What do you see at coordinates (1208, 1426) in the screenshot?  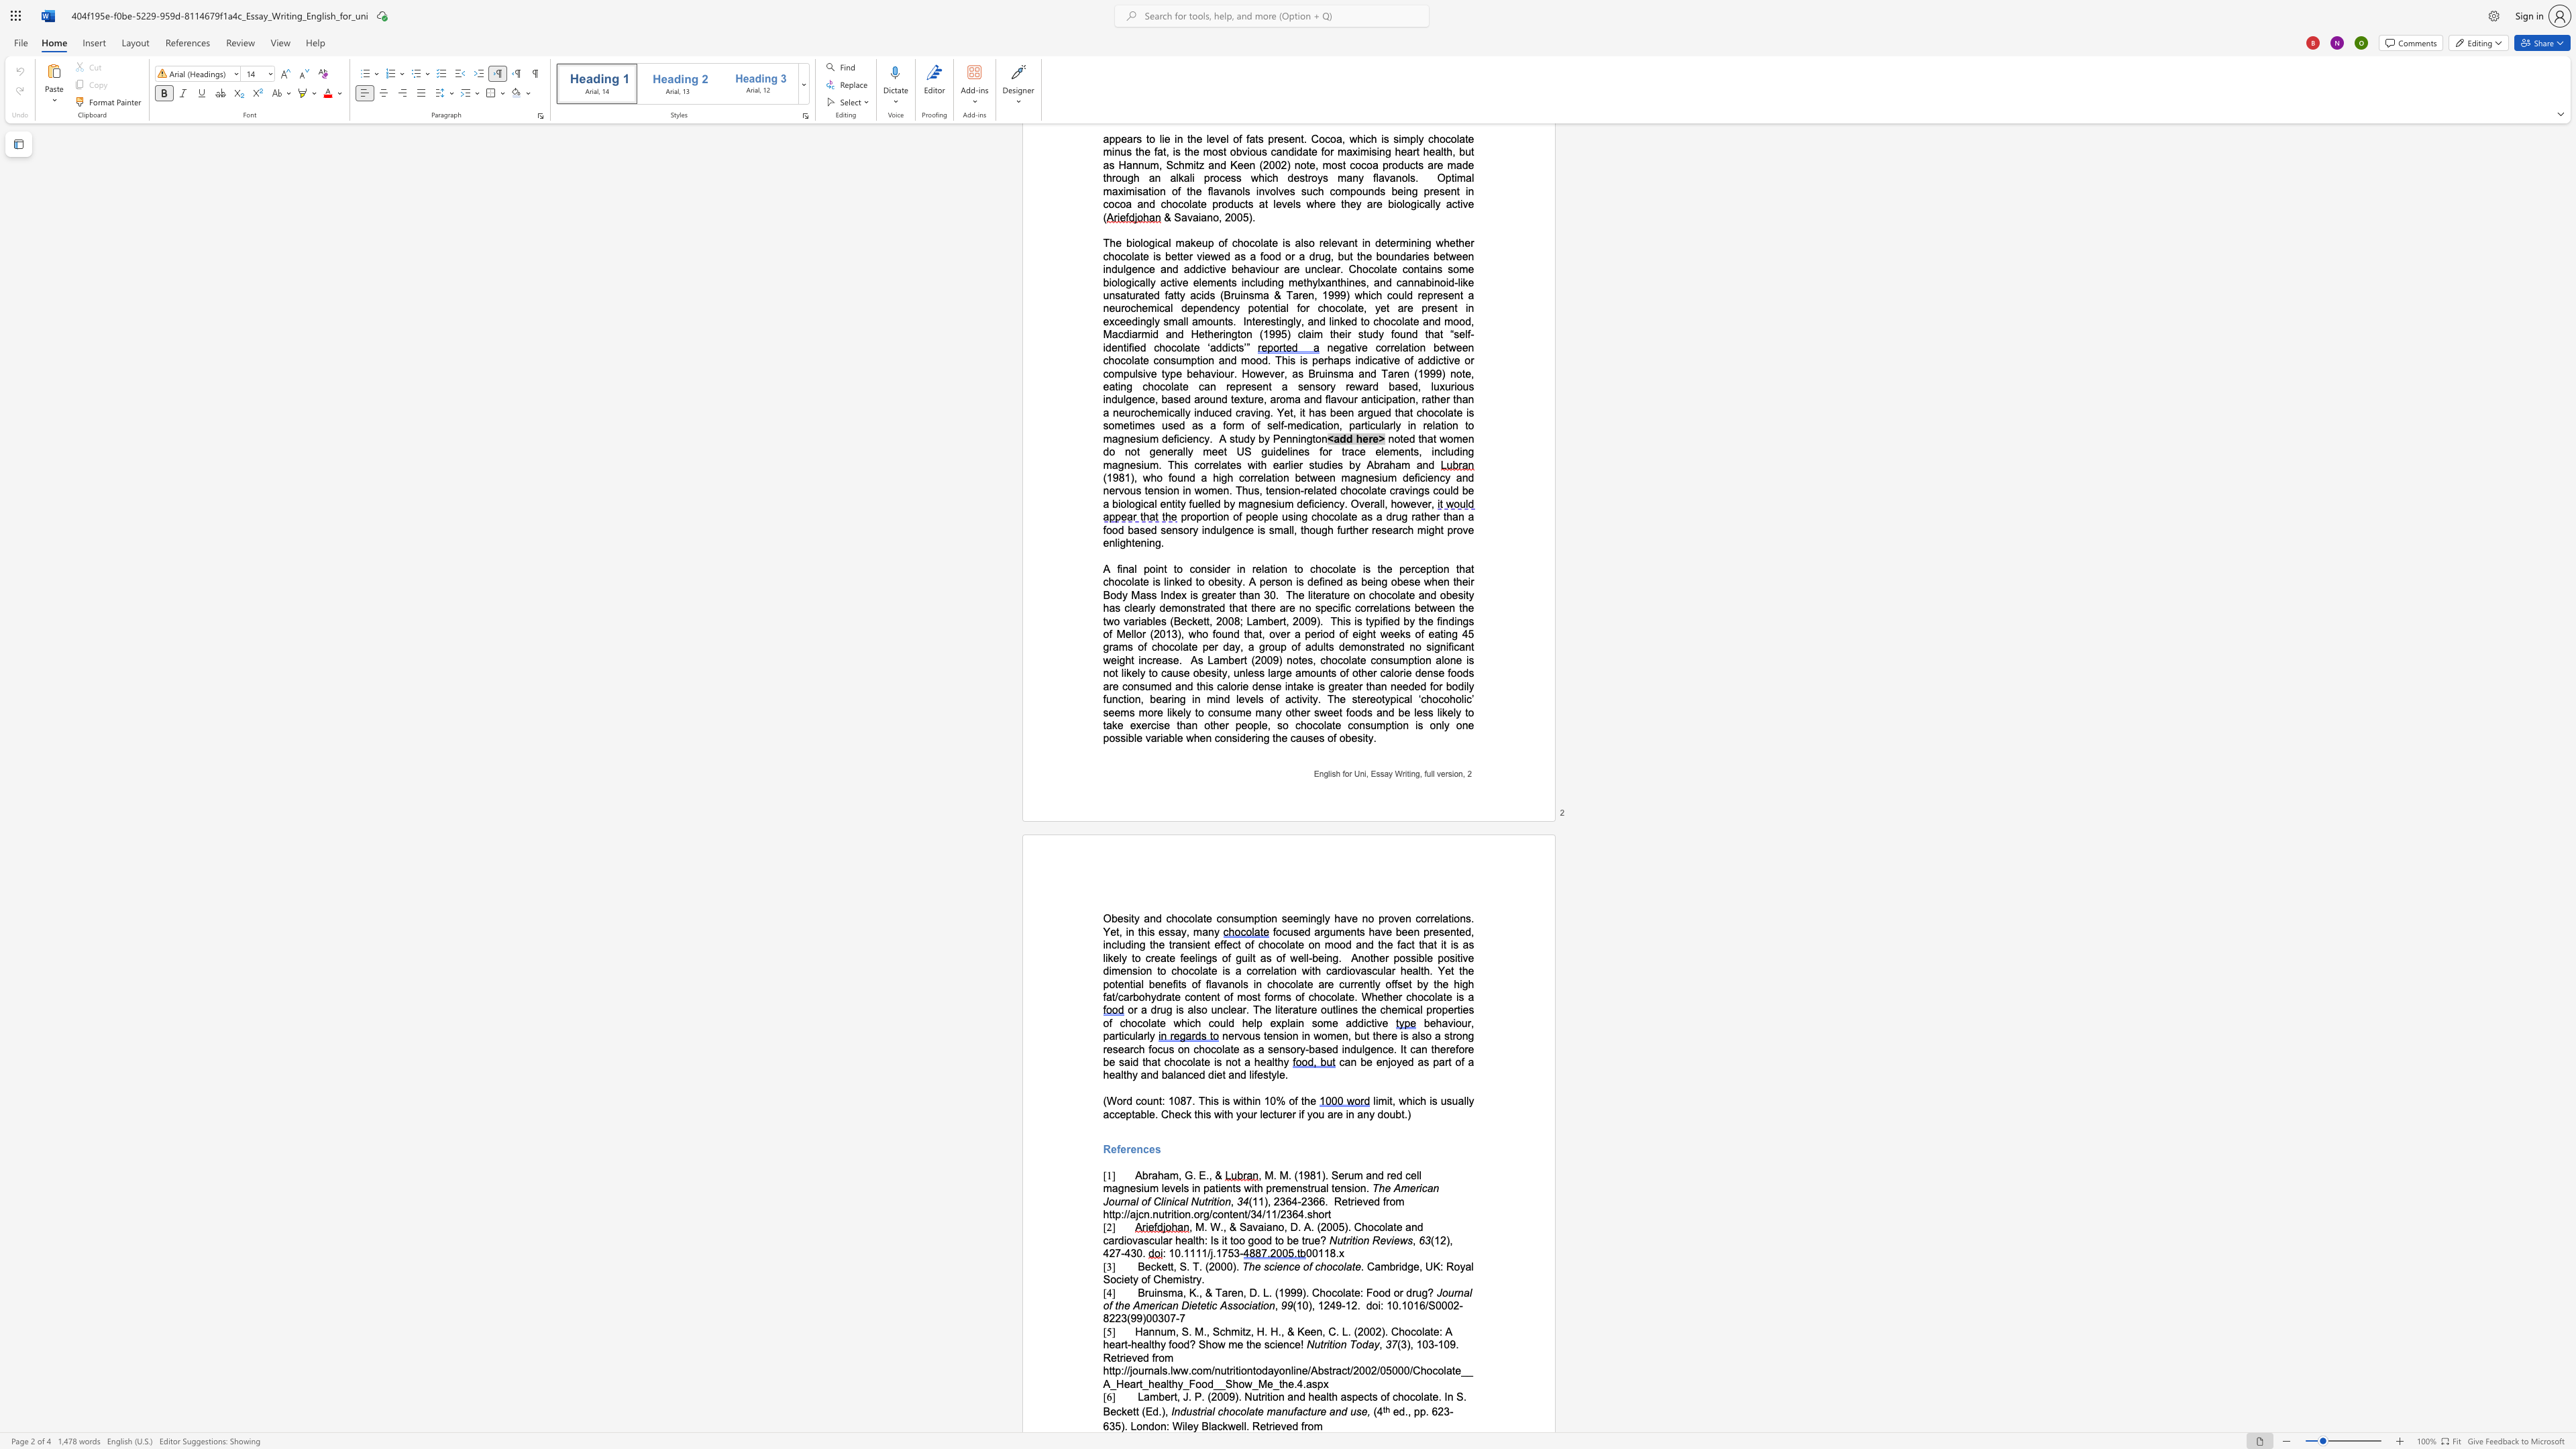 I see `the subset text "lackw" within the text "ed., pp. 623-635). London: Wiley Blackwell. Retrieved from"` at bounding box center [1208, 1426].